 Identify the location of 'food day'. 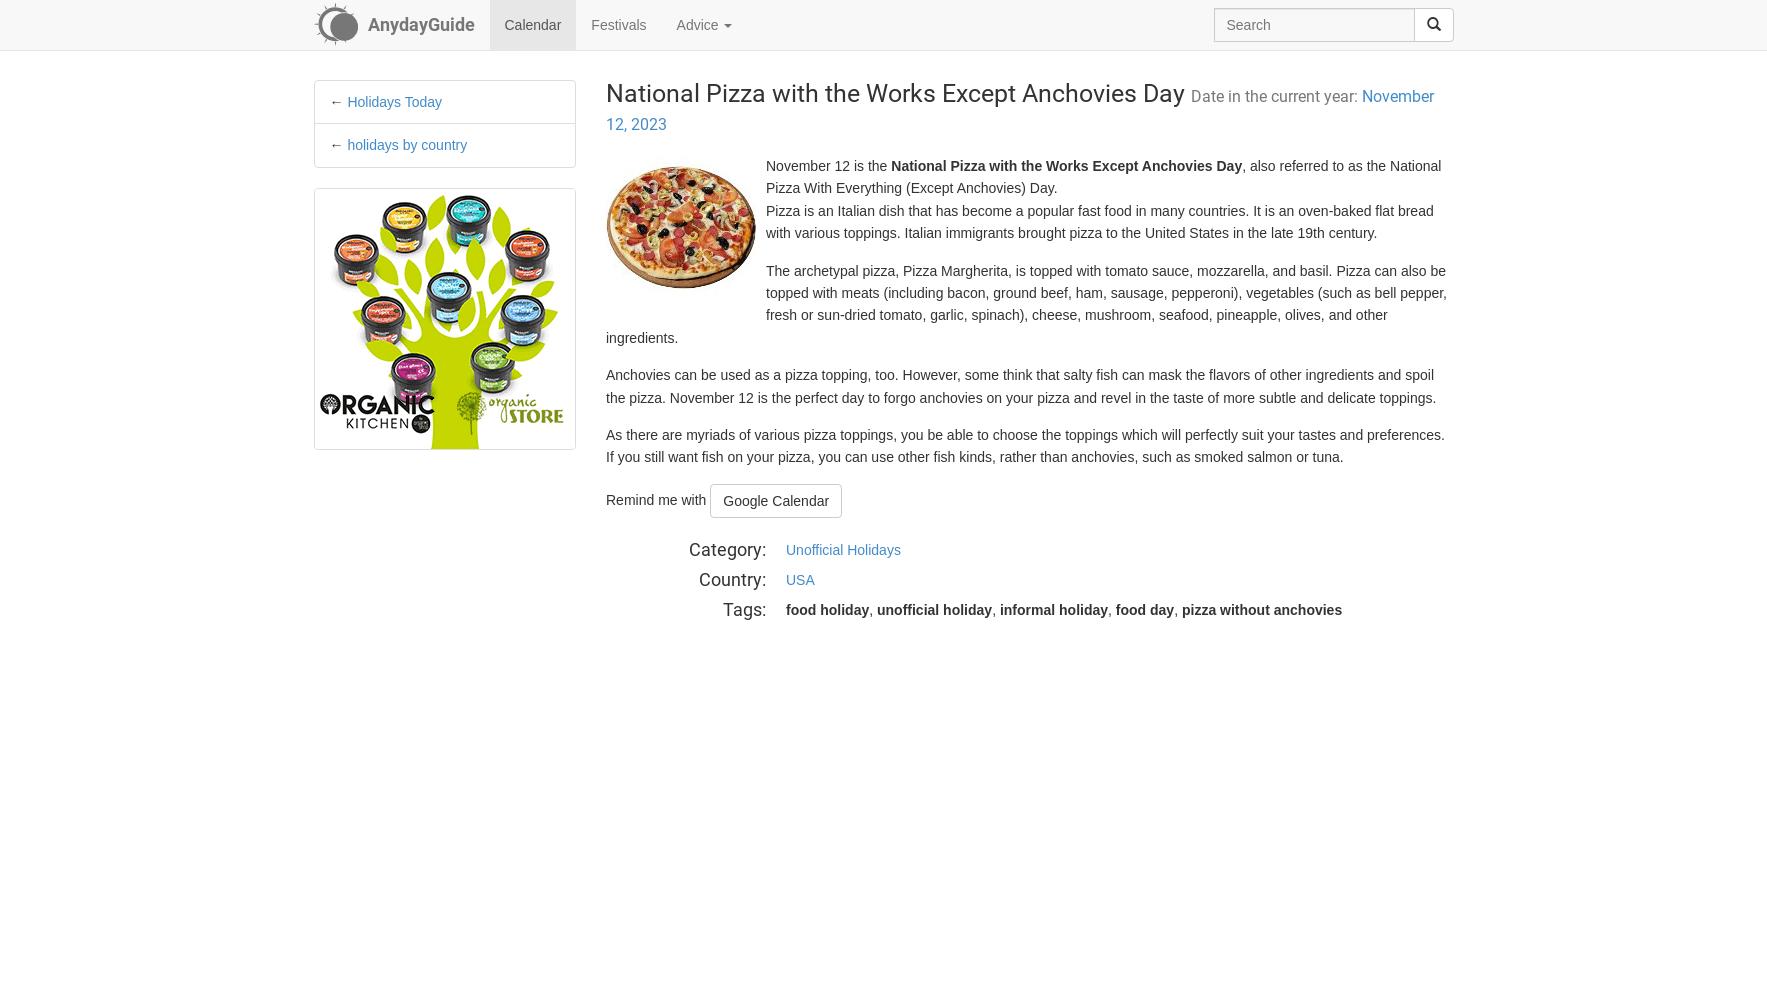
(1144, 609).